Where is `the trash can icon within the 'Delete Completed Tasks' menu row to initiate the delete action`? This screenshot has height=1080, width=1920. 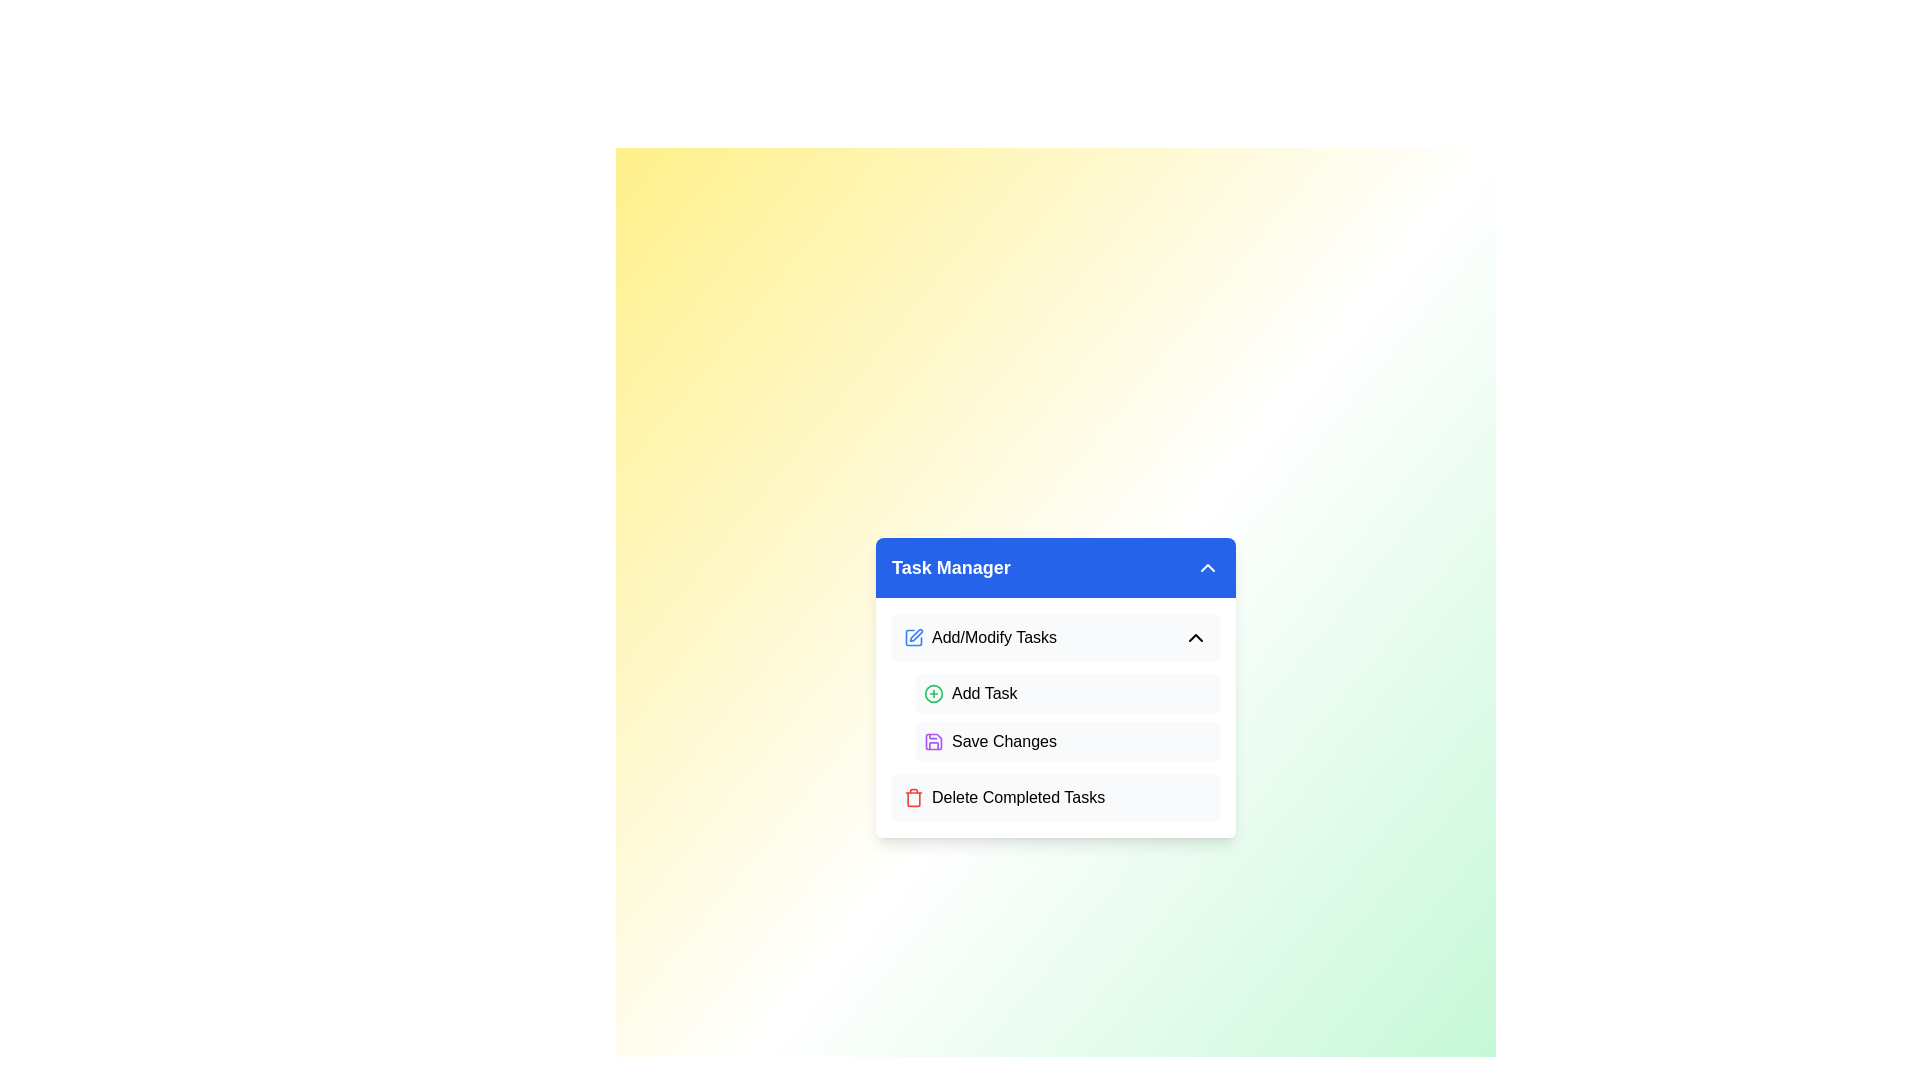 the trash can icon within the 'Delete Completed Tasks' menu row to initiate the delete action is located at coordinates (912, 797).